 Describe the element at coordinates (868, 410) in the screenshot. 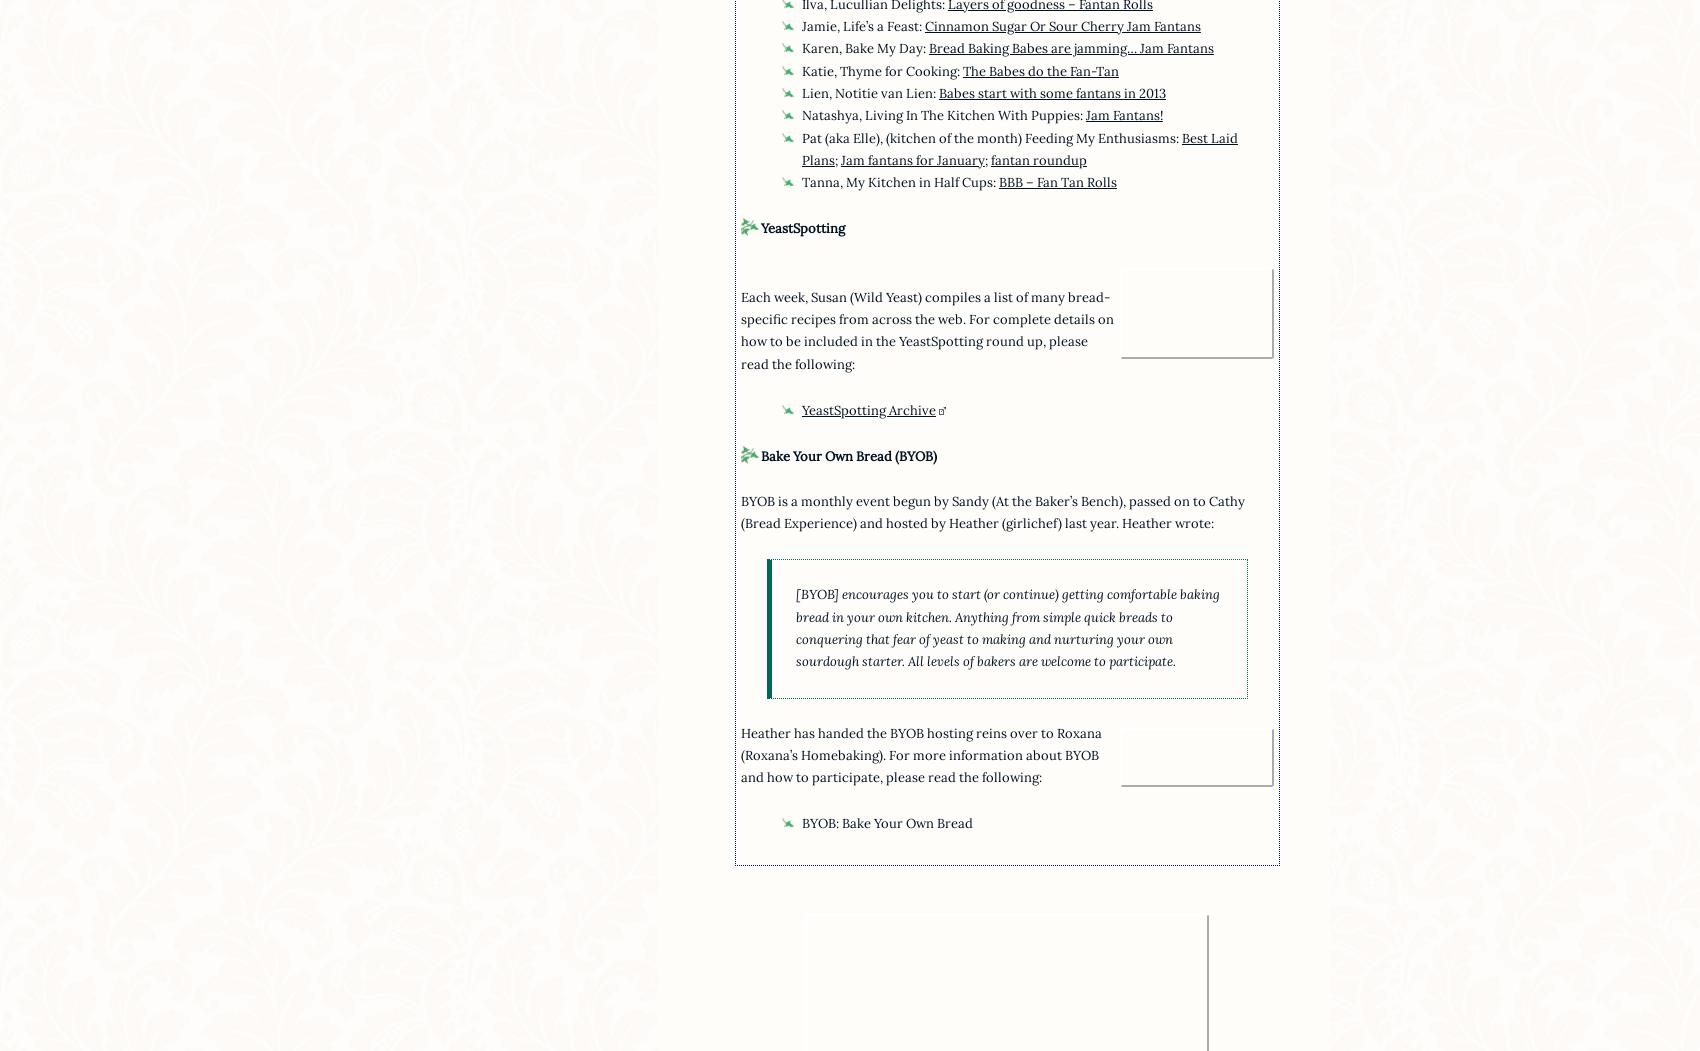

I see `'YeastSpotting Archive'` at that location.